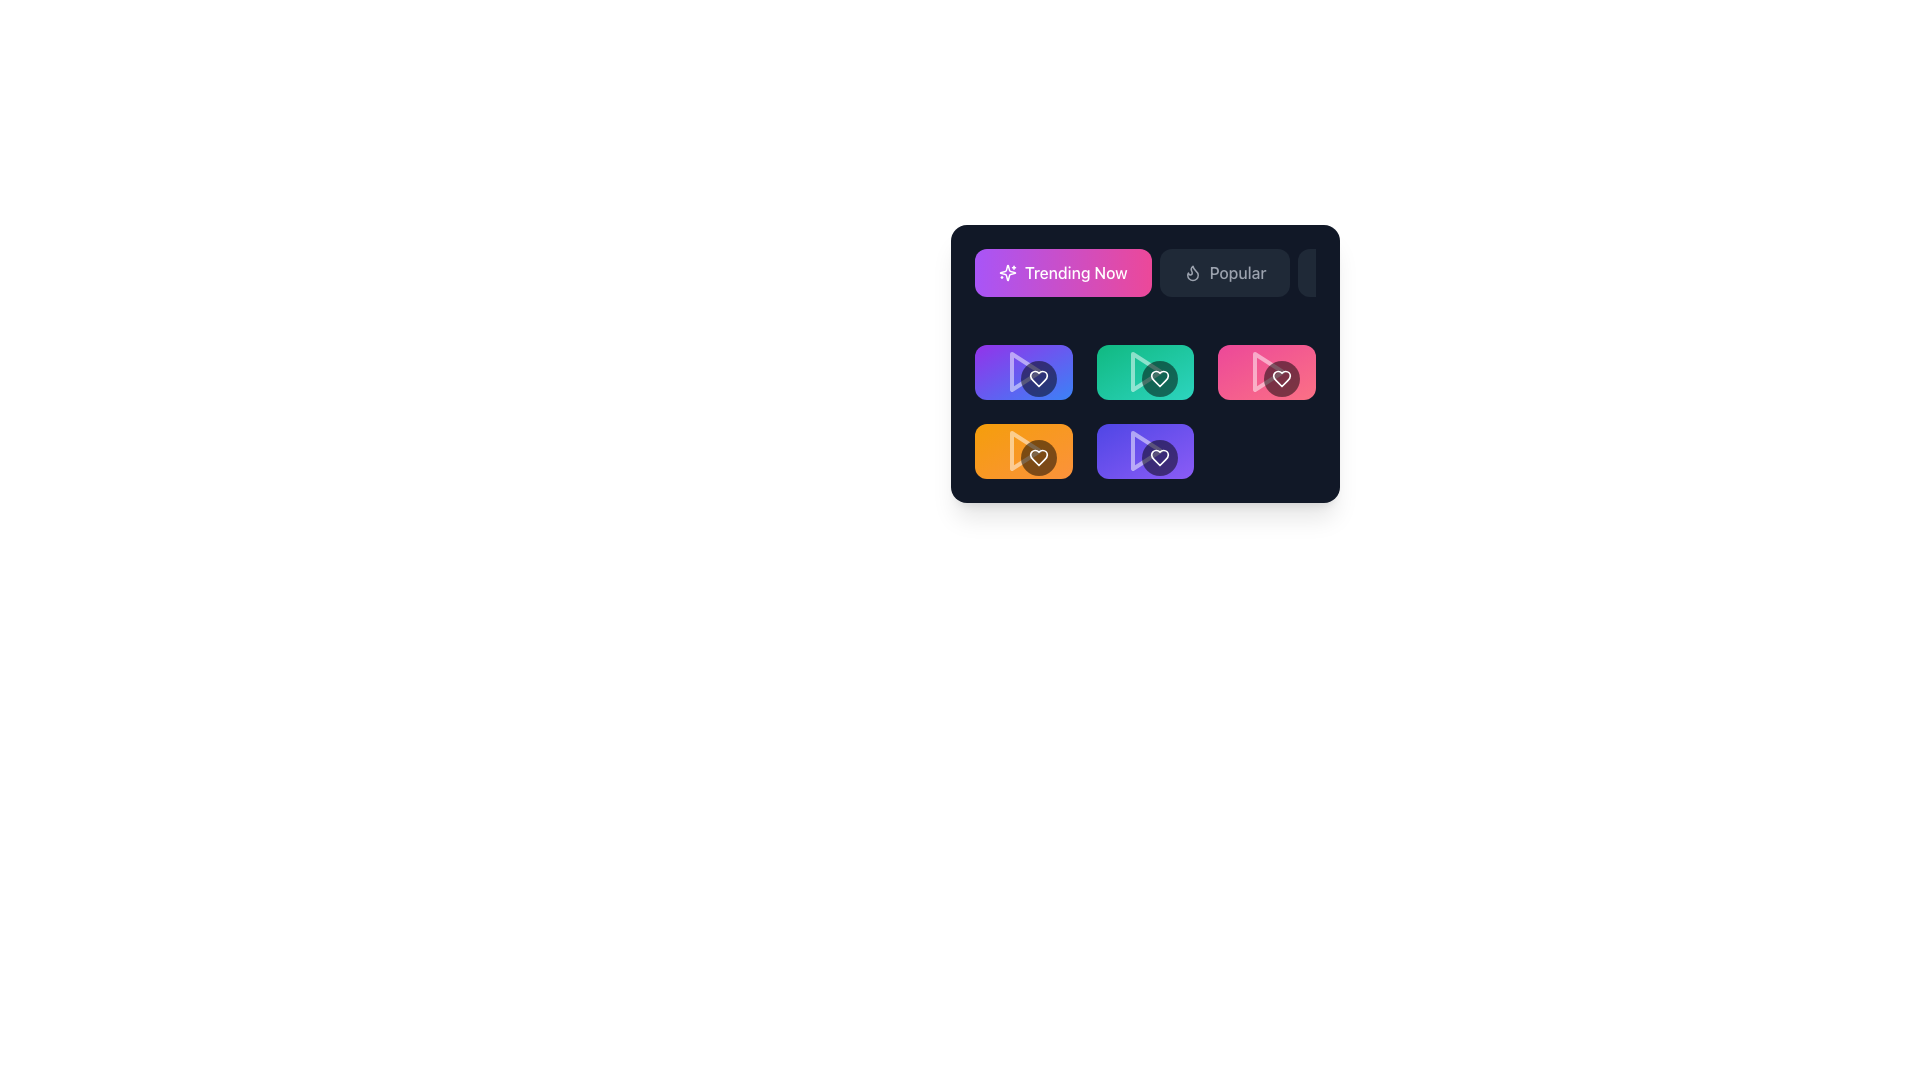 The height and width of the screenshot is (1080, 1920). What do you see at coordinates (1023, 372) in the screenshot?
I see `the play icon, which is a triangle pointing right, outlined and semi-transparent white, located in the top-left card of a grid of six cards` at bounding box center [1023, 372].